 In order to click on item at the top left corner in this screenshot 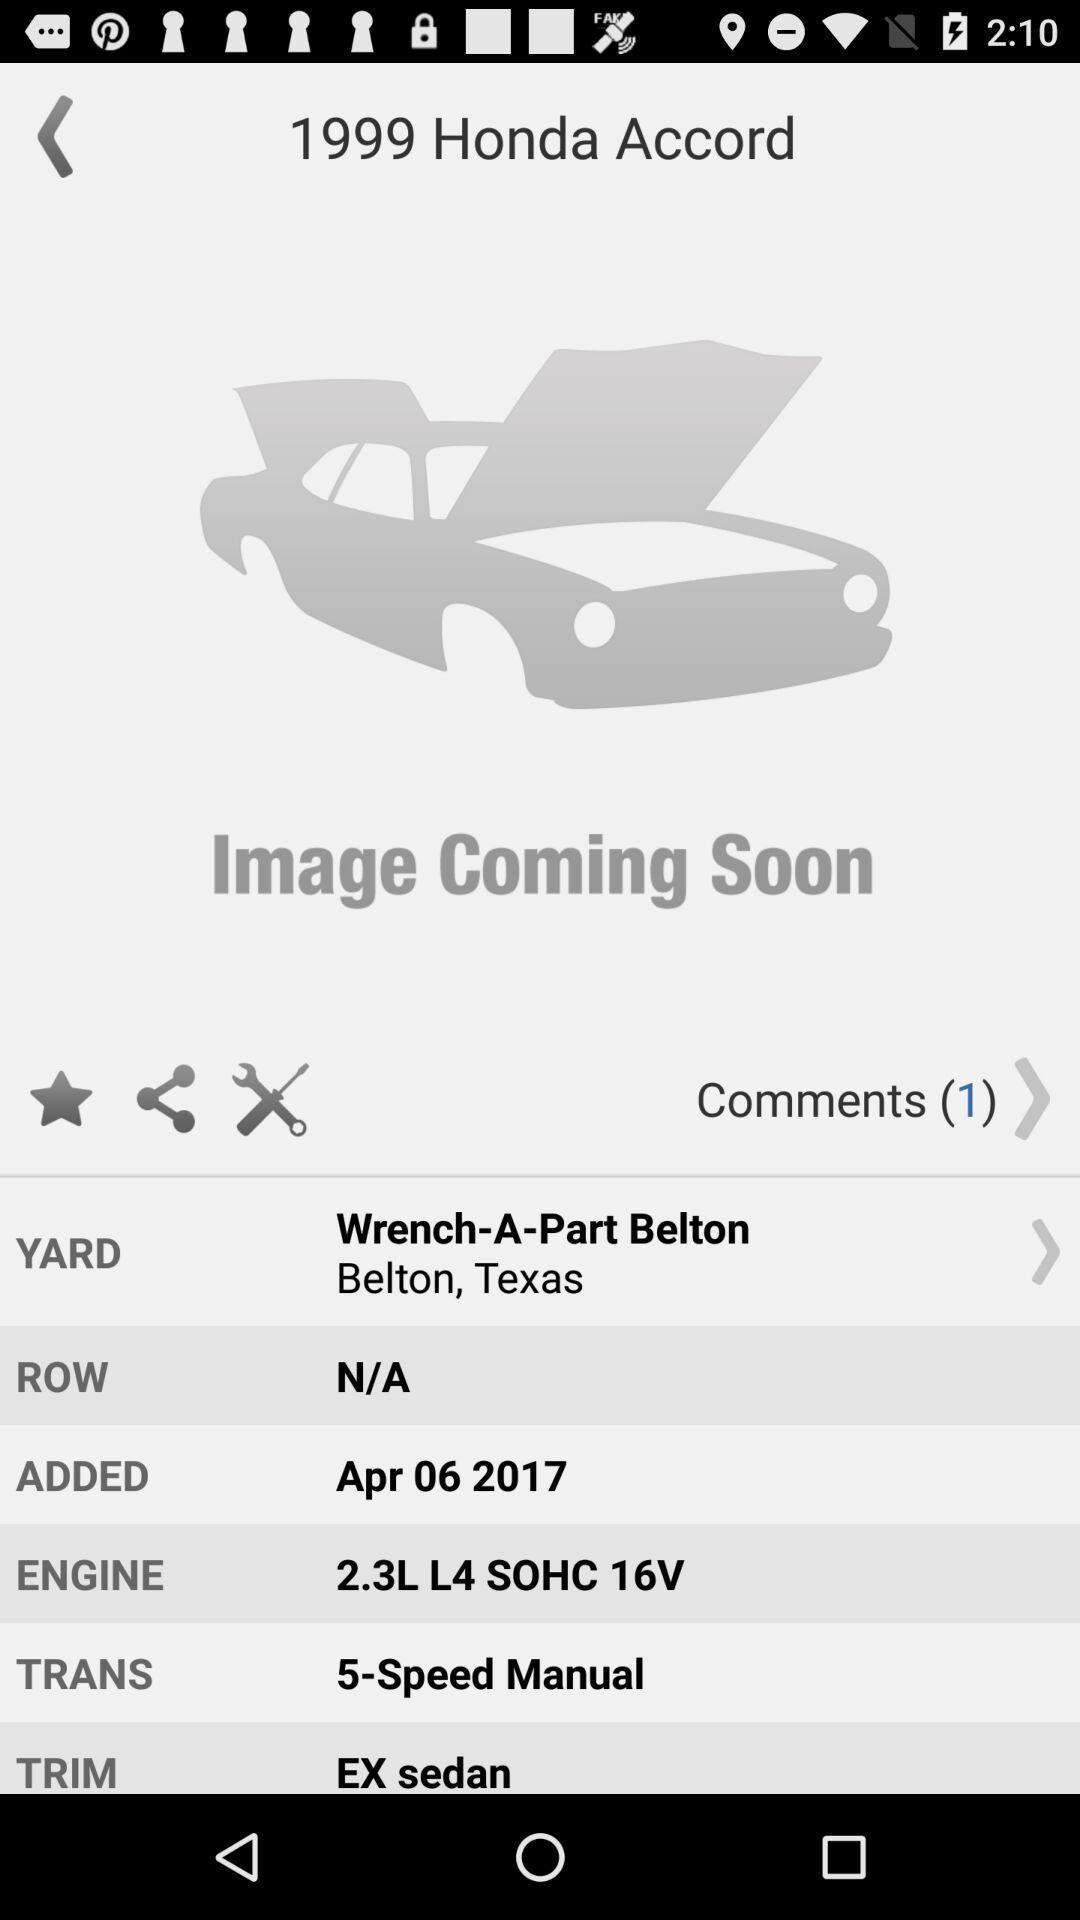, I will do `click(64, 135)`.